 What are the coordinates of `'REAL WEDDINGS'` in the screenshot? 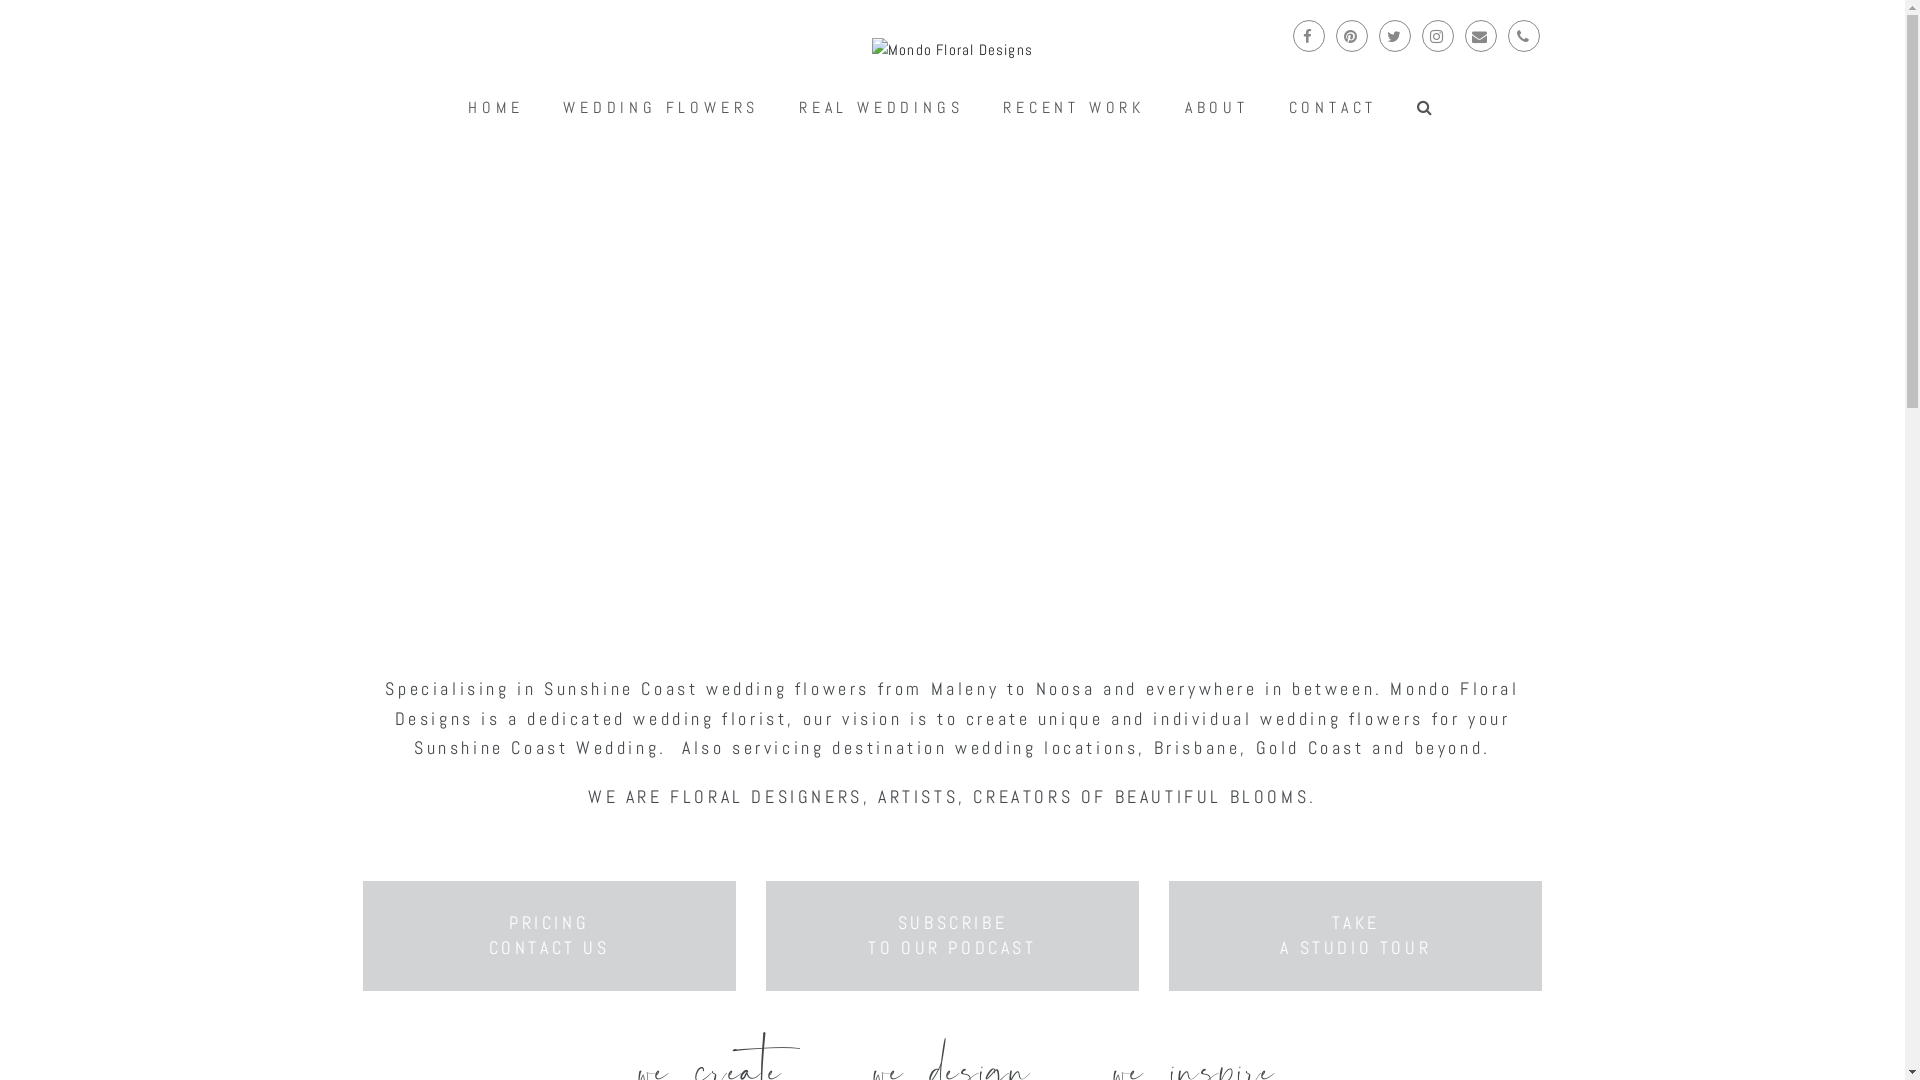 It's located at (880, 108).